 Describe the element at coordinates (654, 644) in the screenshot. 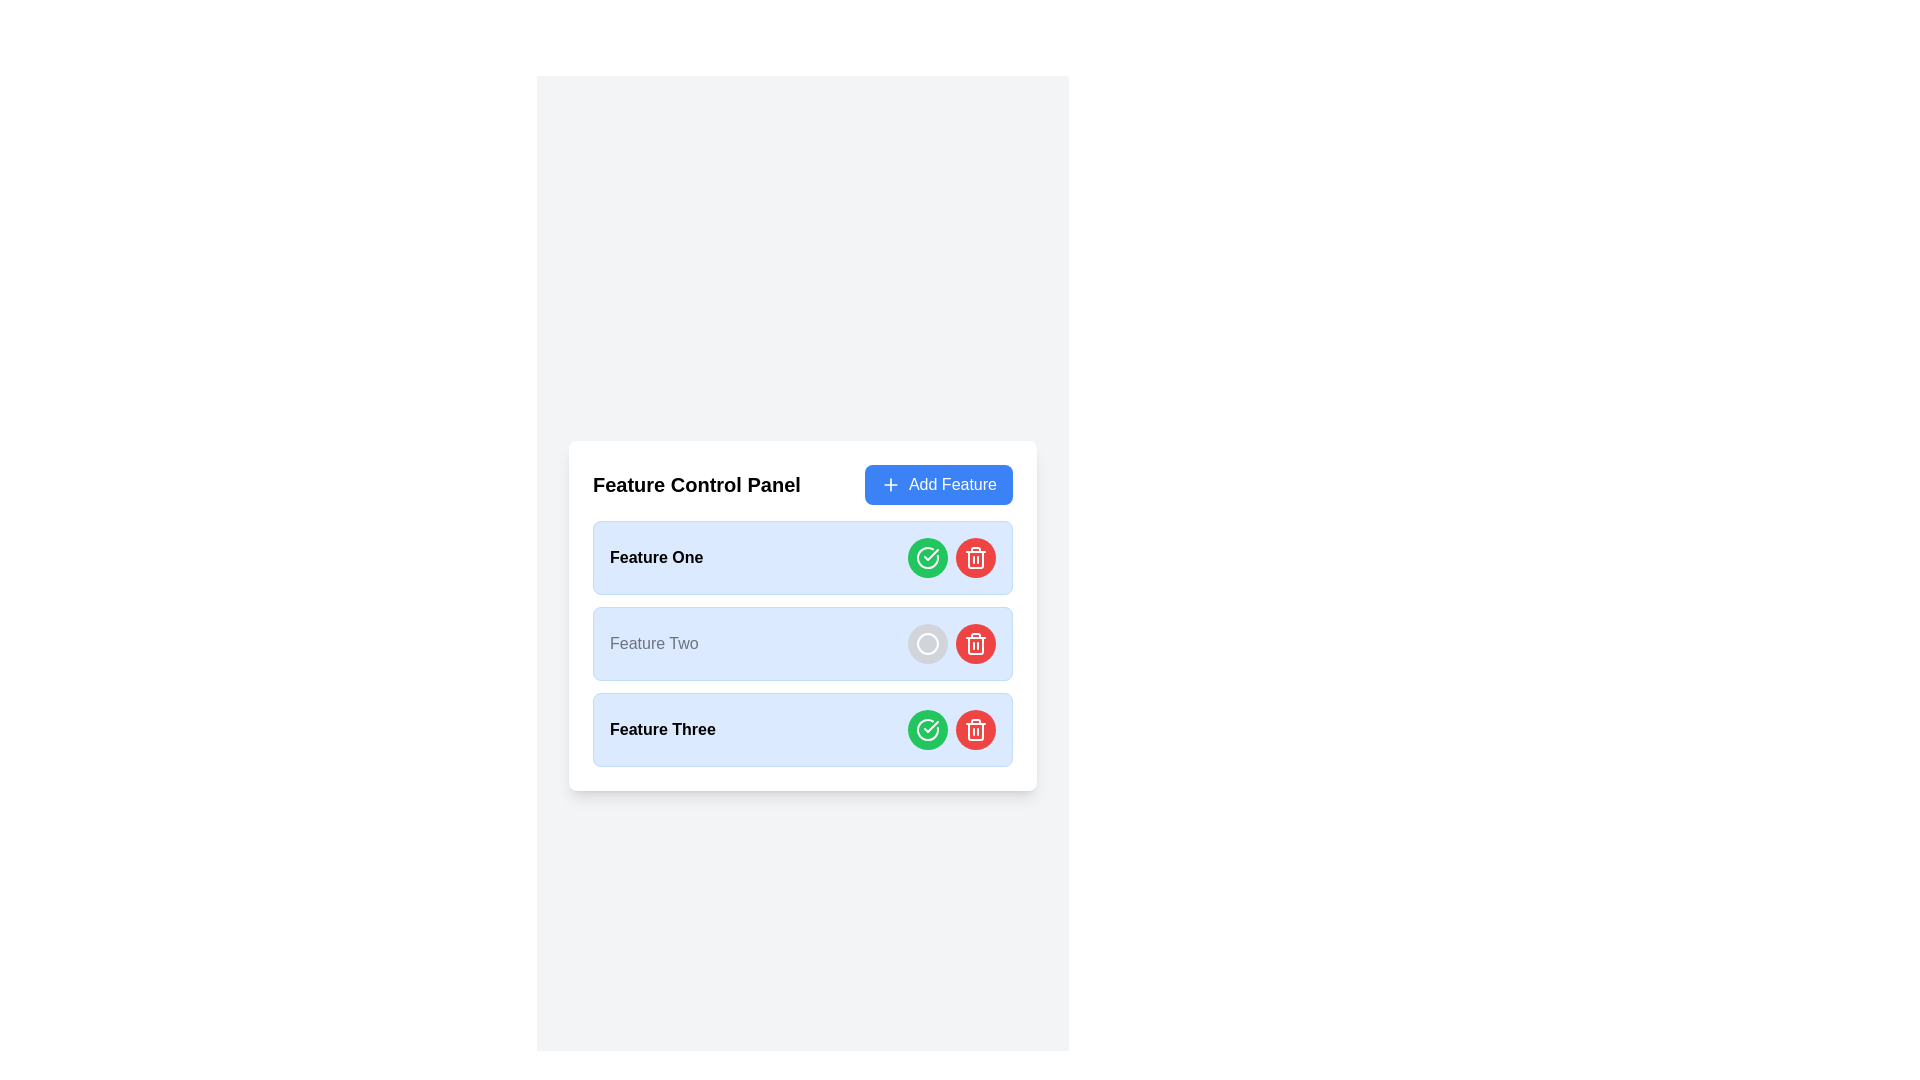

I see `the text label displaying 'Feature Two' which is centered in the second row of a vertical list, surrounded by a light blue background` at that location.